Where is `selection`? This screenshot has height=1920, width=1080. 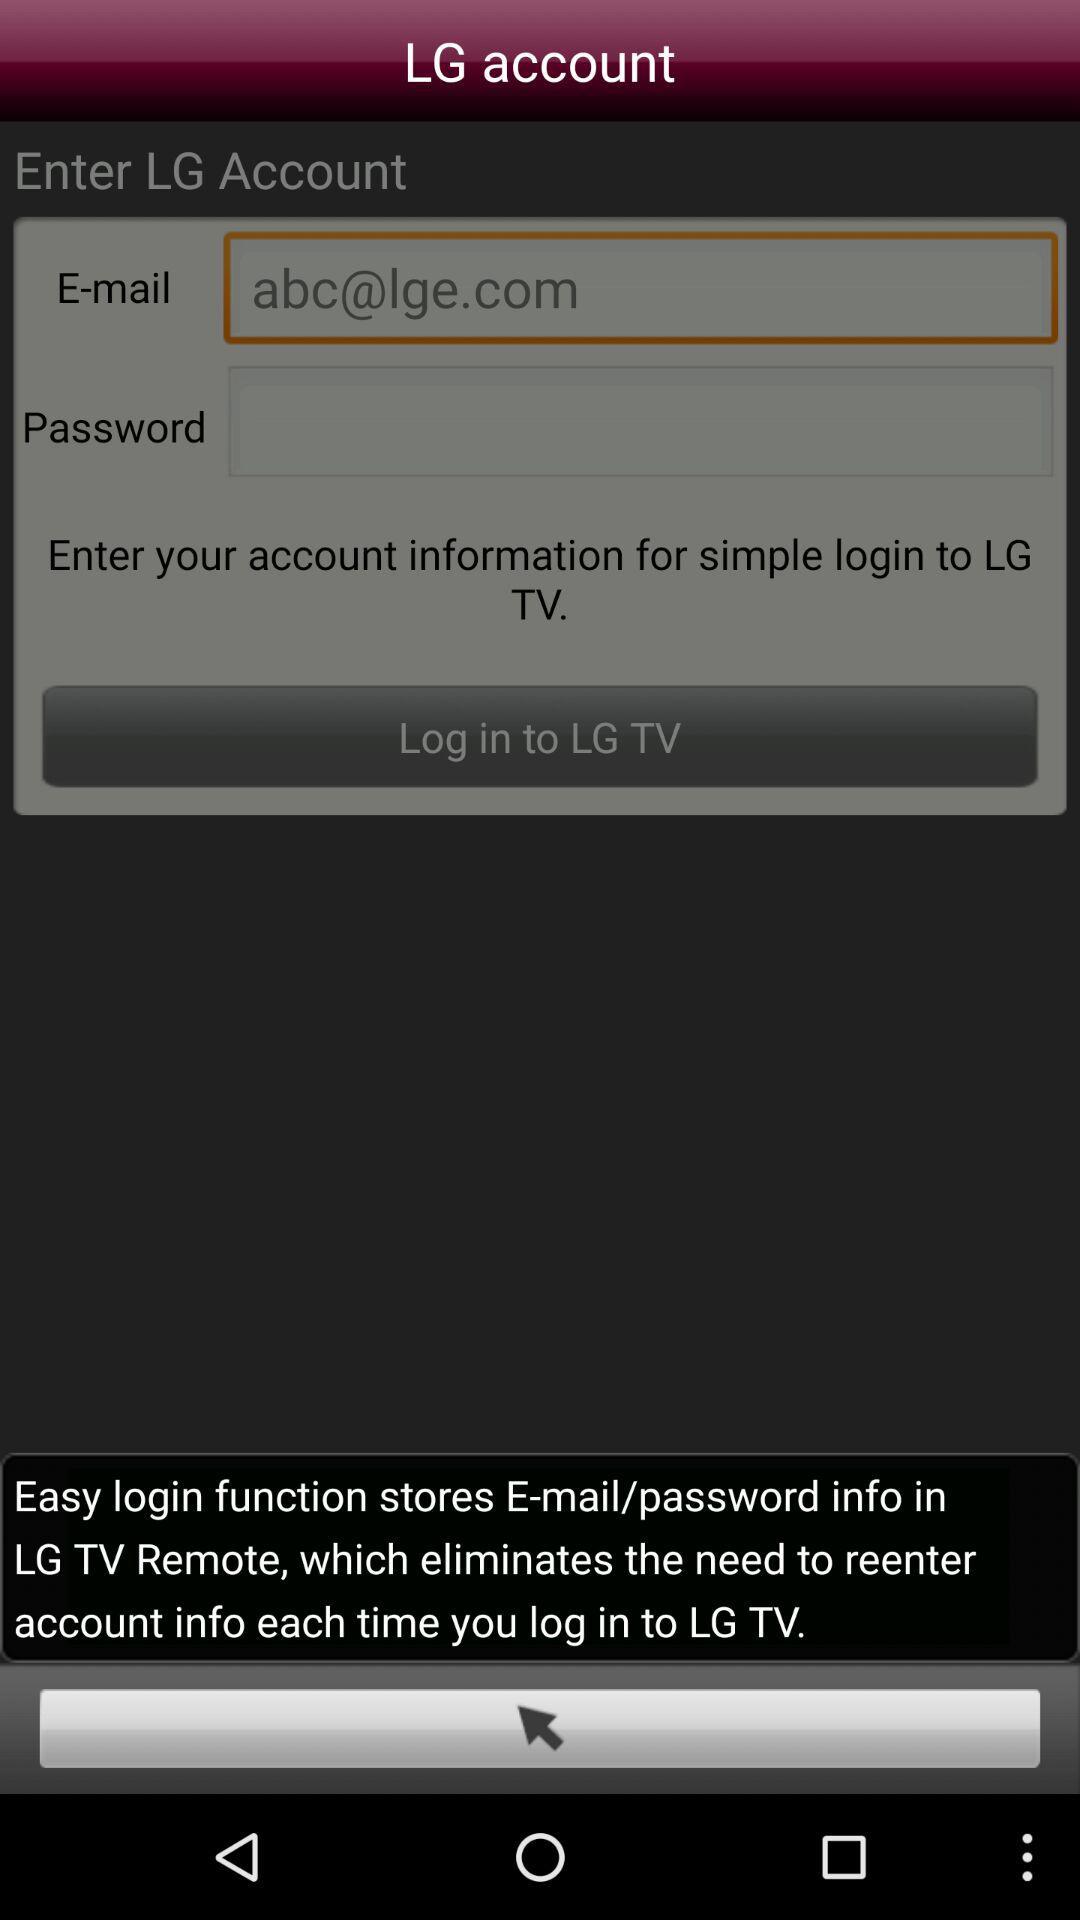
selection is located at coordinates (540, 1727).